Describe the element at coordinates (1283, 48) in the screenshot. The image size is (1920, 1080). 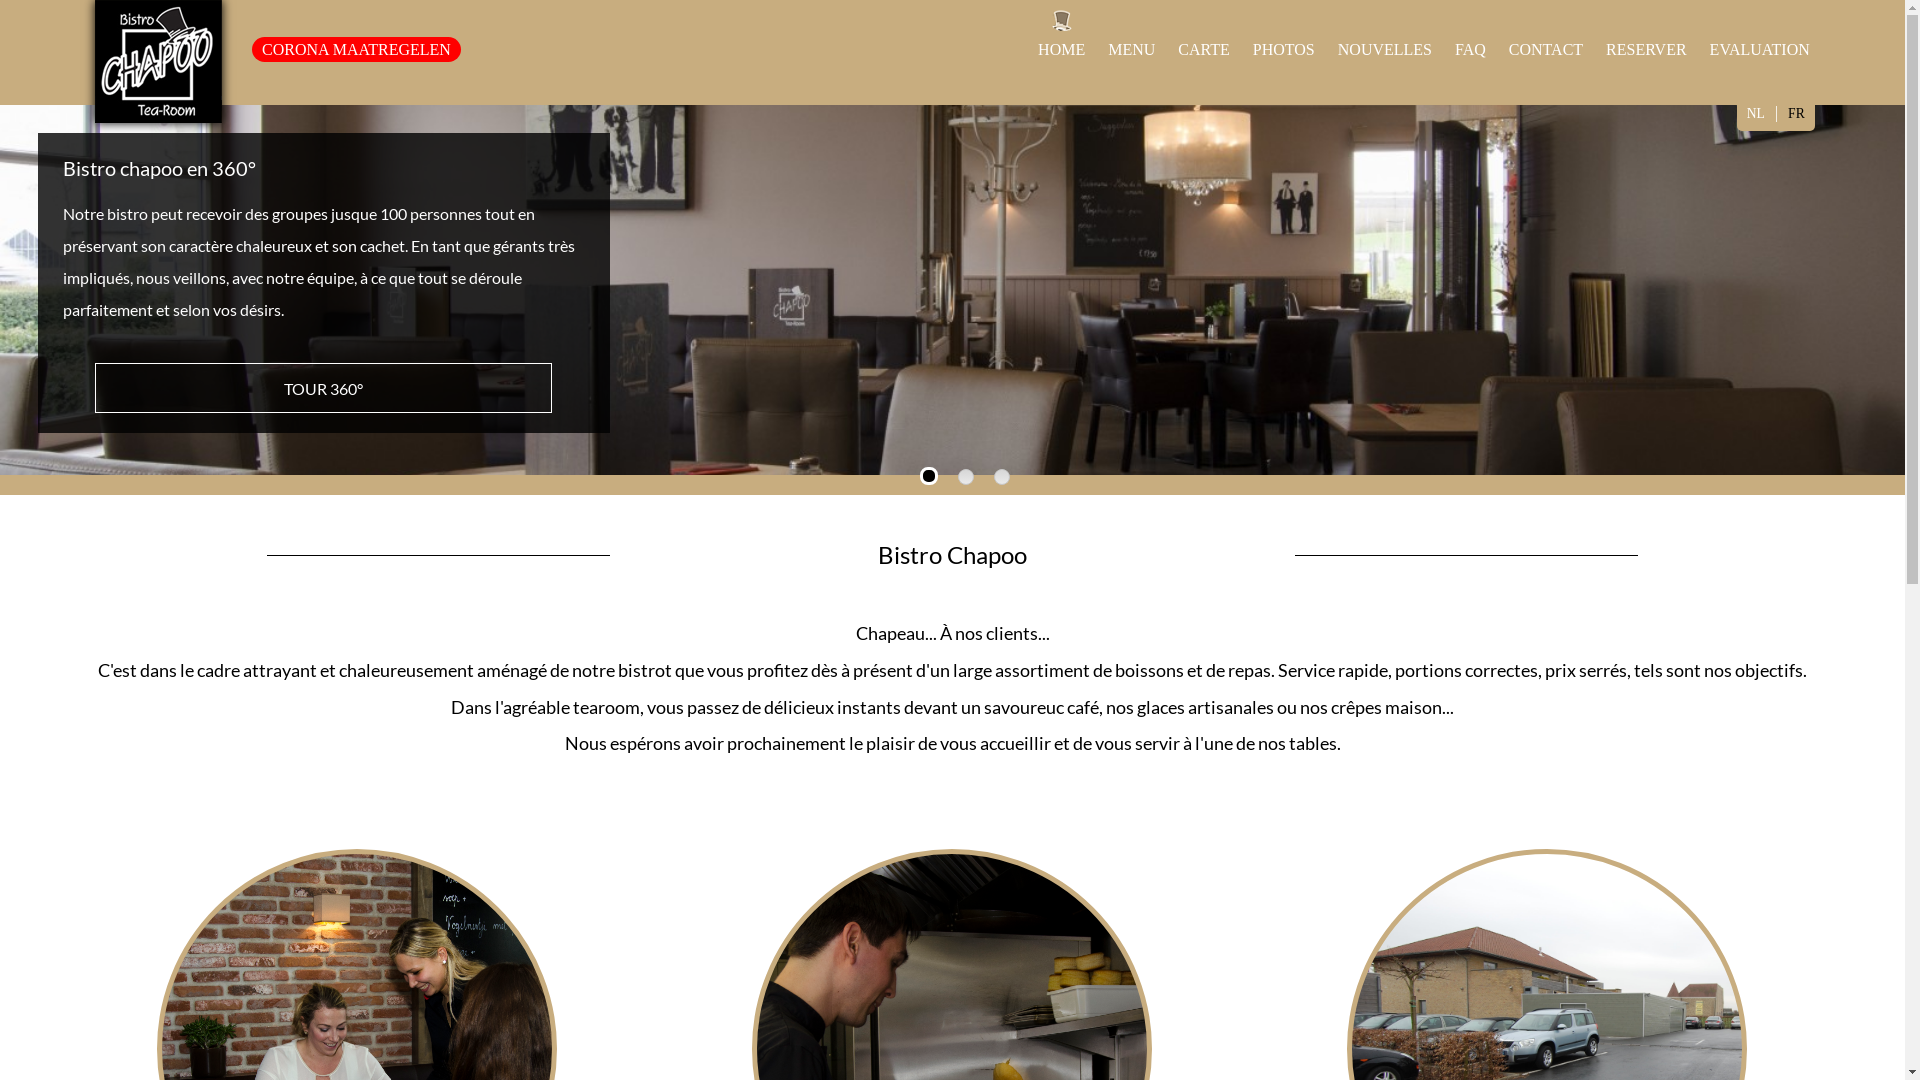
I see `'PHOTOS'` at that location.